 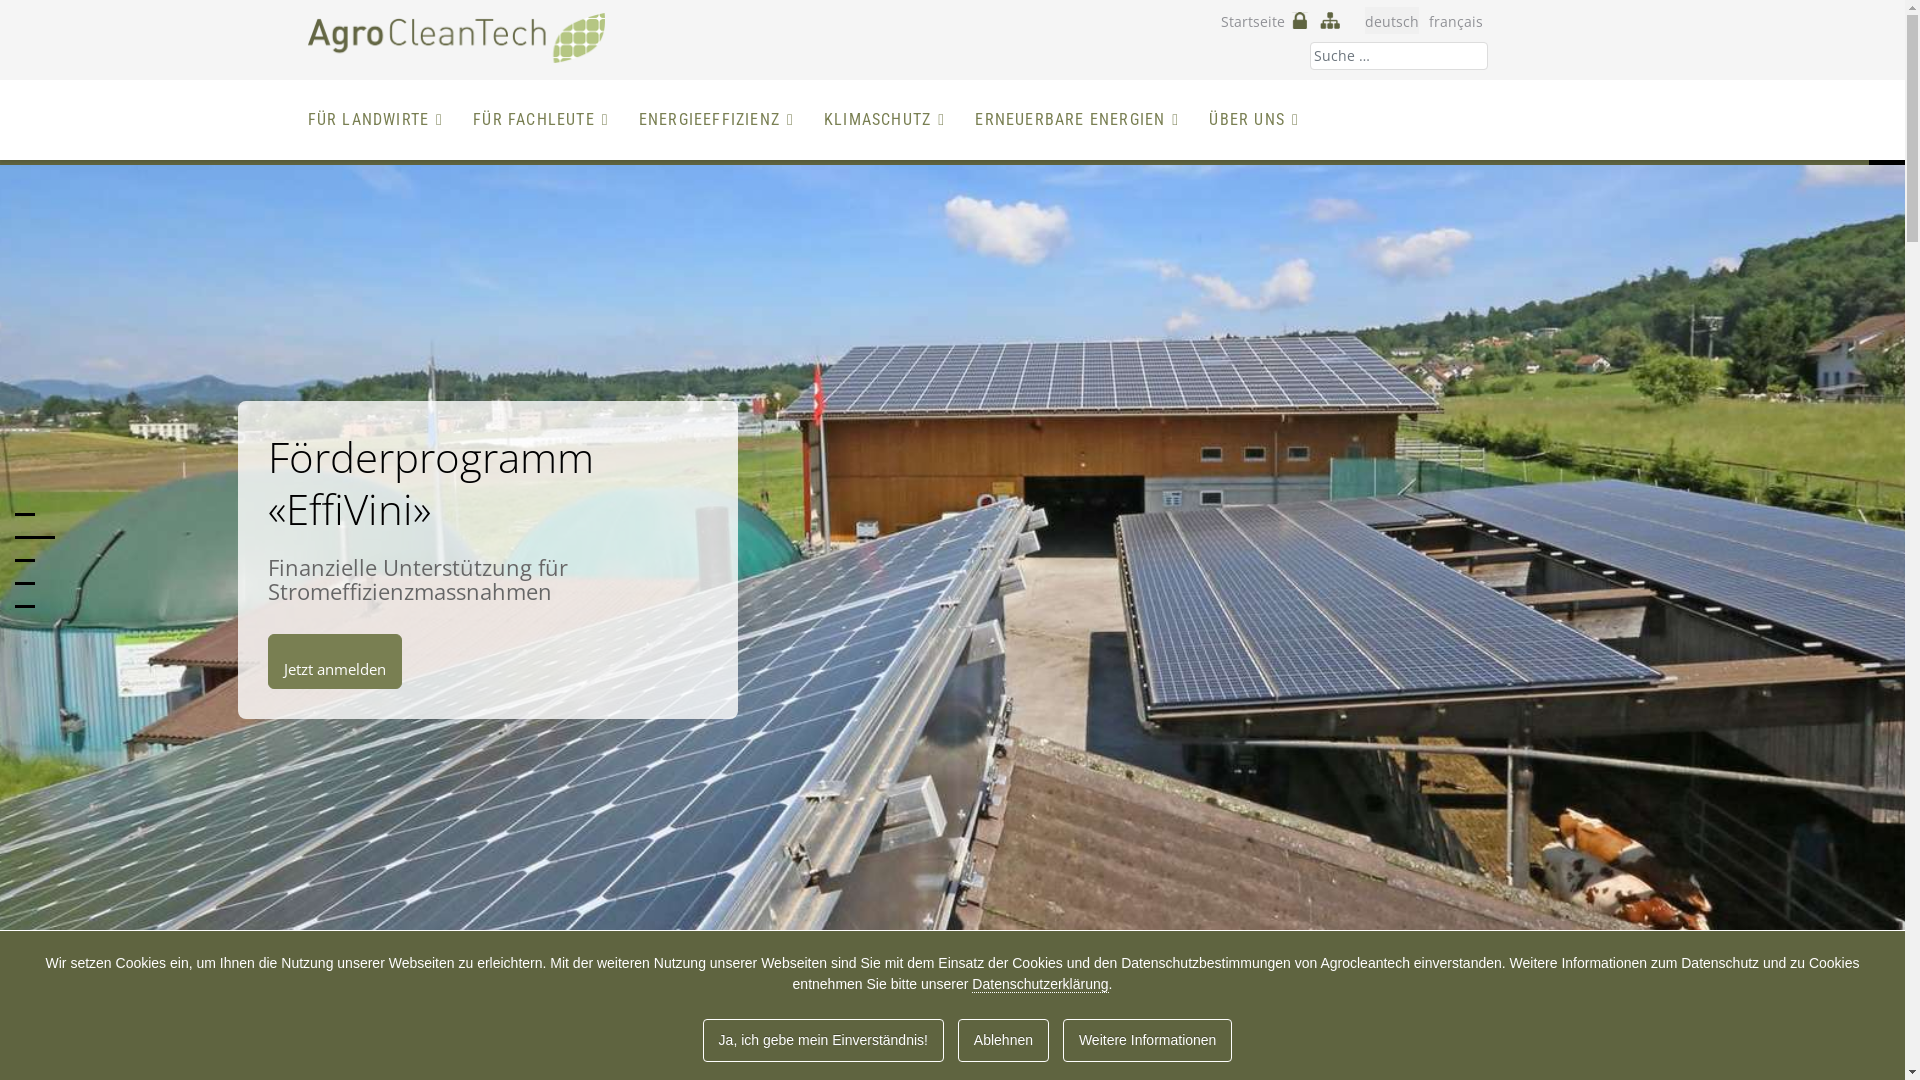 I want to click on 'ENERGIEEFFIZIENZ', so click(x=716, y=119).